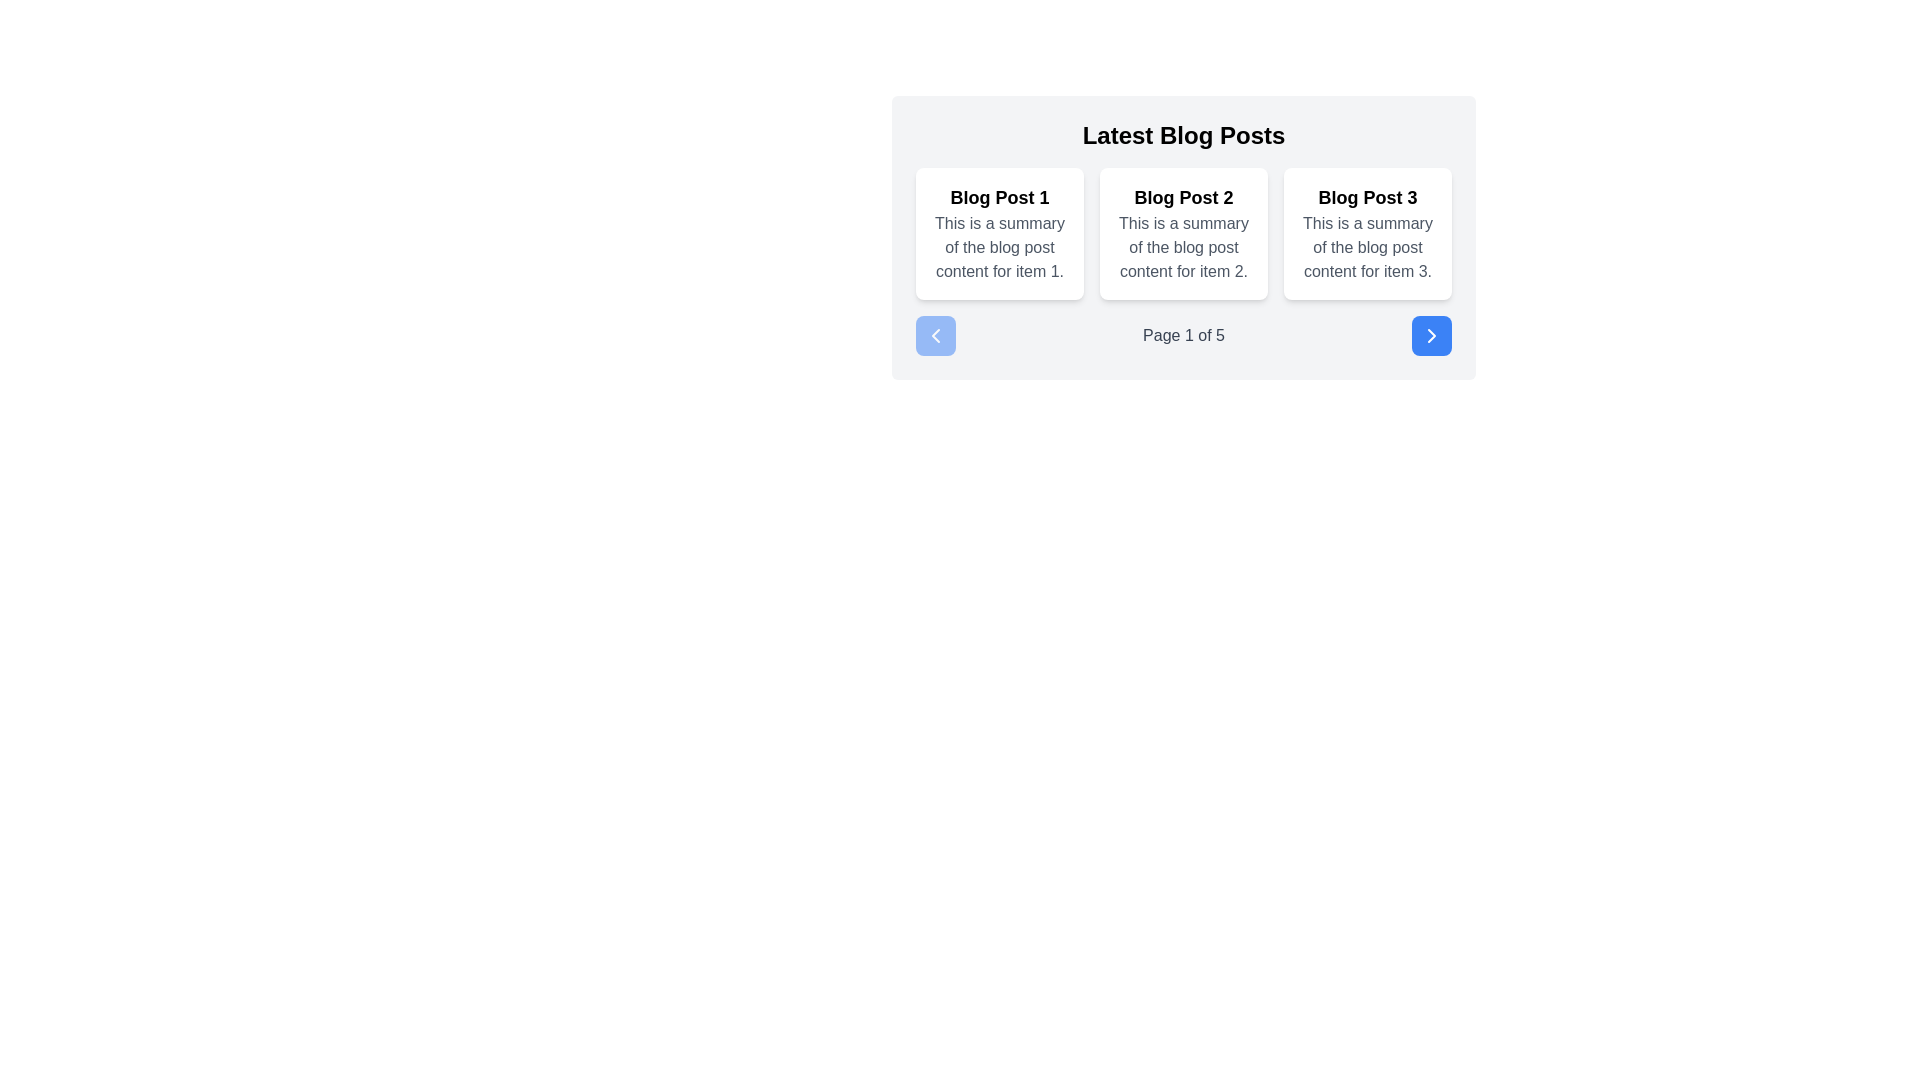 The image size is (1920, 1080). Describe the element at coordinates (935, 334) in the screenshot. I see `the pagination control button for navigating to the previous set of items located at the bottom of the 'Latest Blog Posts' section` at that location.